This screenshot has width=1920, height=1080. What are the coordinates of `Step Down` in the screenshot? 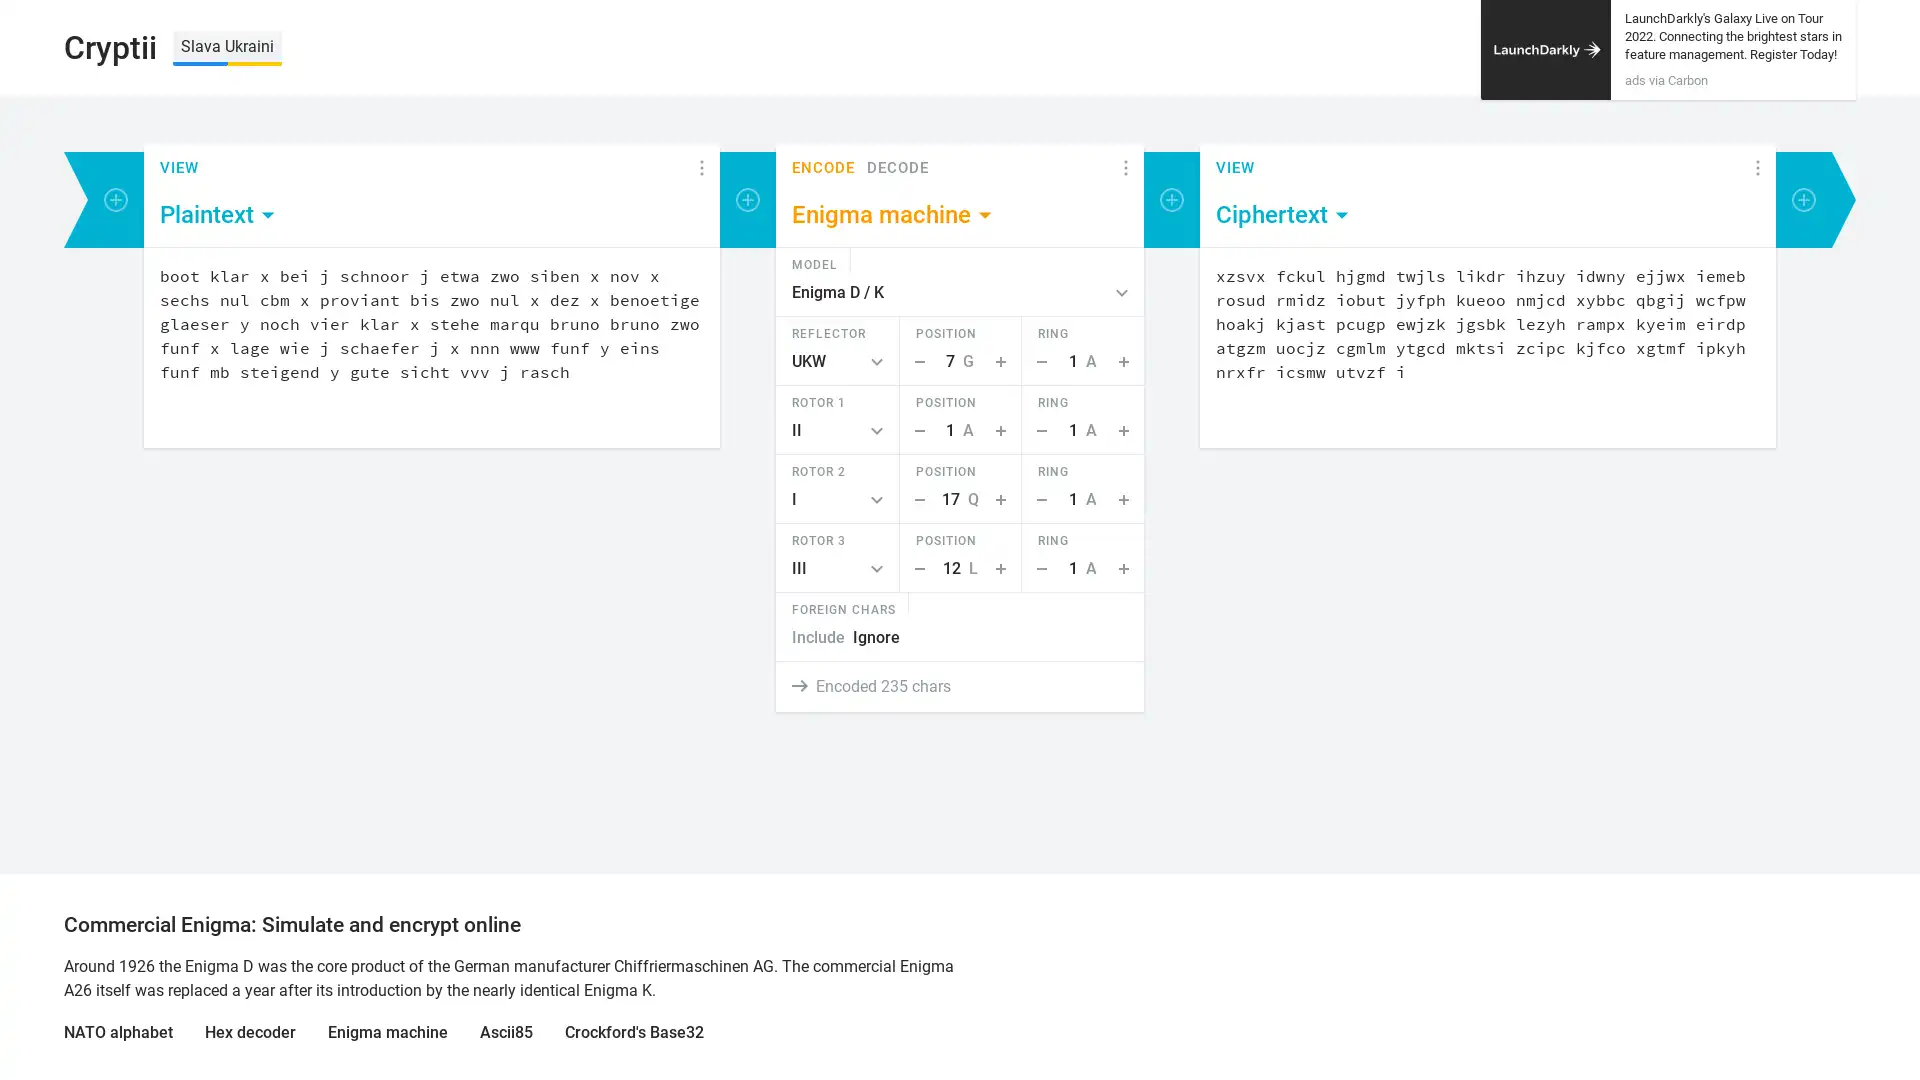 It's located at (1037, 430).